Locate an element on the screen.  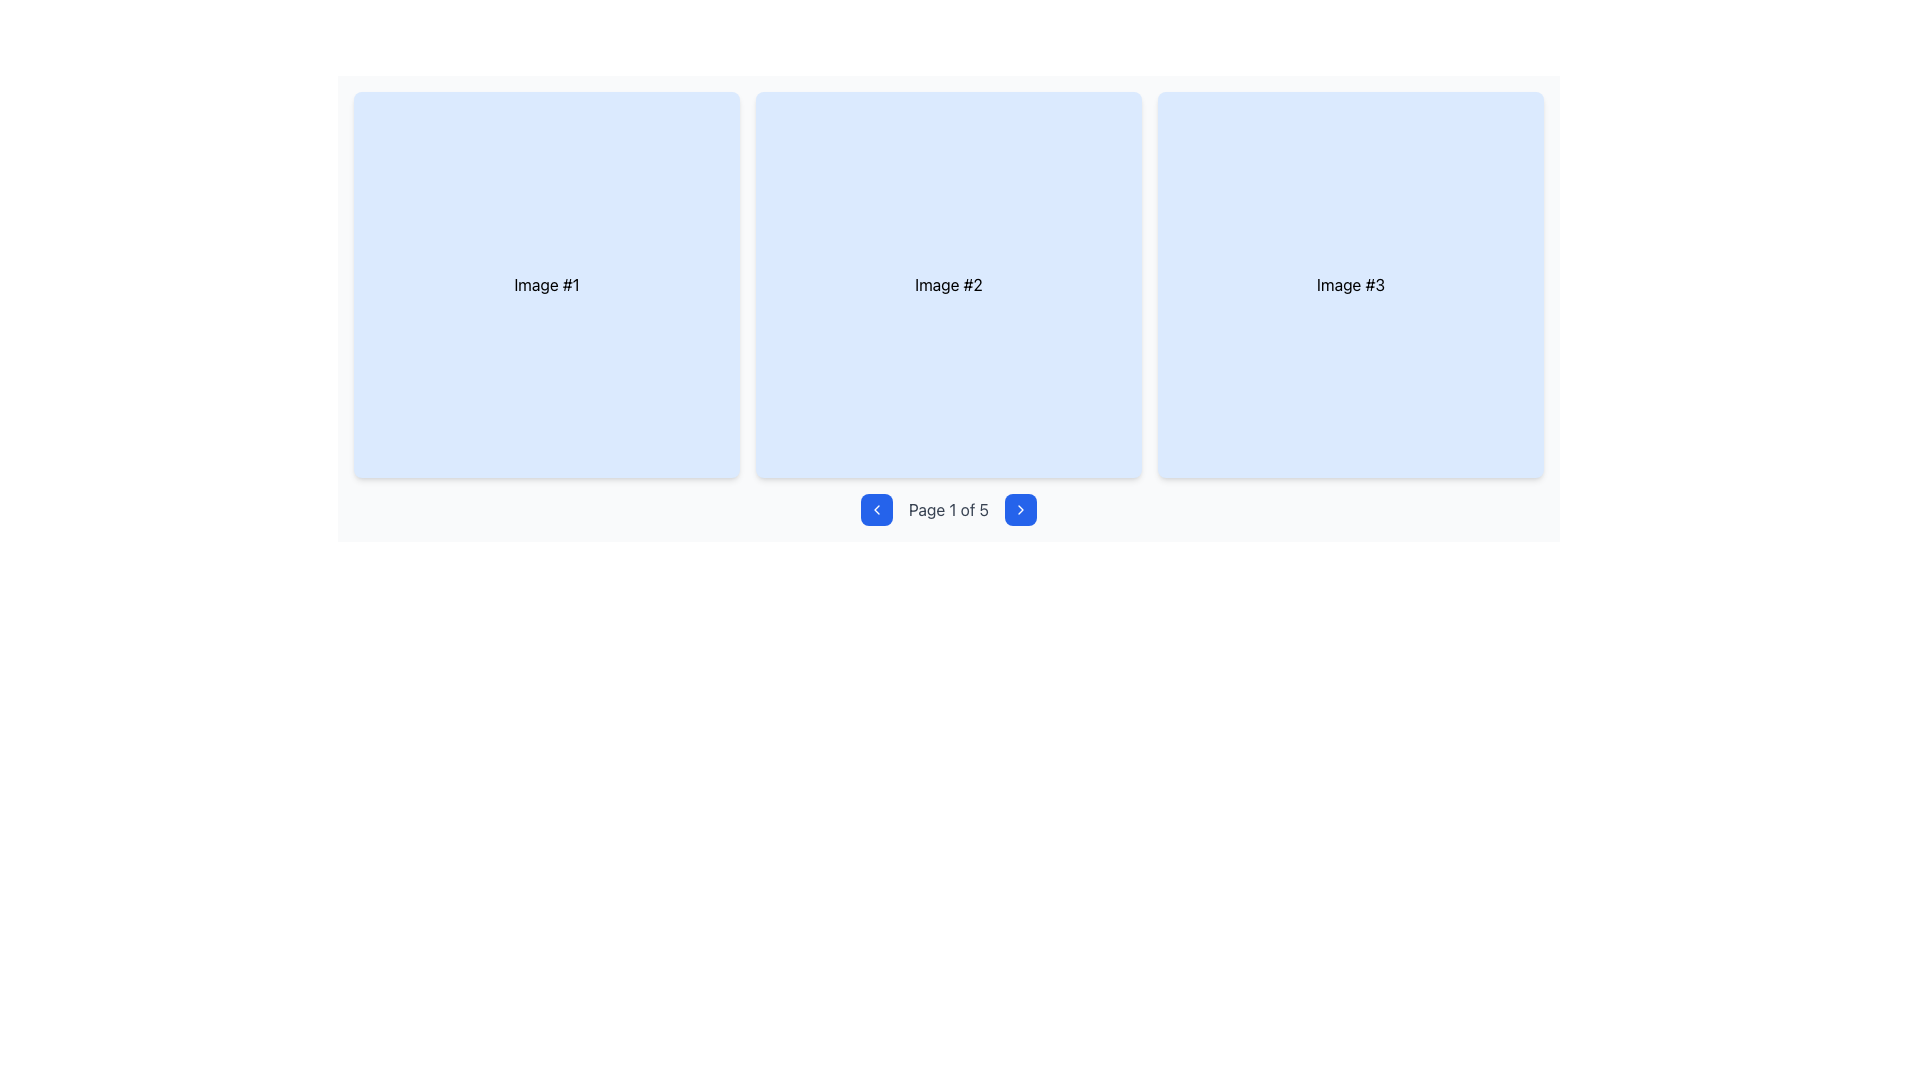
the rightmost navigation button that moves to the next page for a visual feedback effect is located at coordinates (1021, 508).